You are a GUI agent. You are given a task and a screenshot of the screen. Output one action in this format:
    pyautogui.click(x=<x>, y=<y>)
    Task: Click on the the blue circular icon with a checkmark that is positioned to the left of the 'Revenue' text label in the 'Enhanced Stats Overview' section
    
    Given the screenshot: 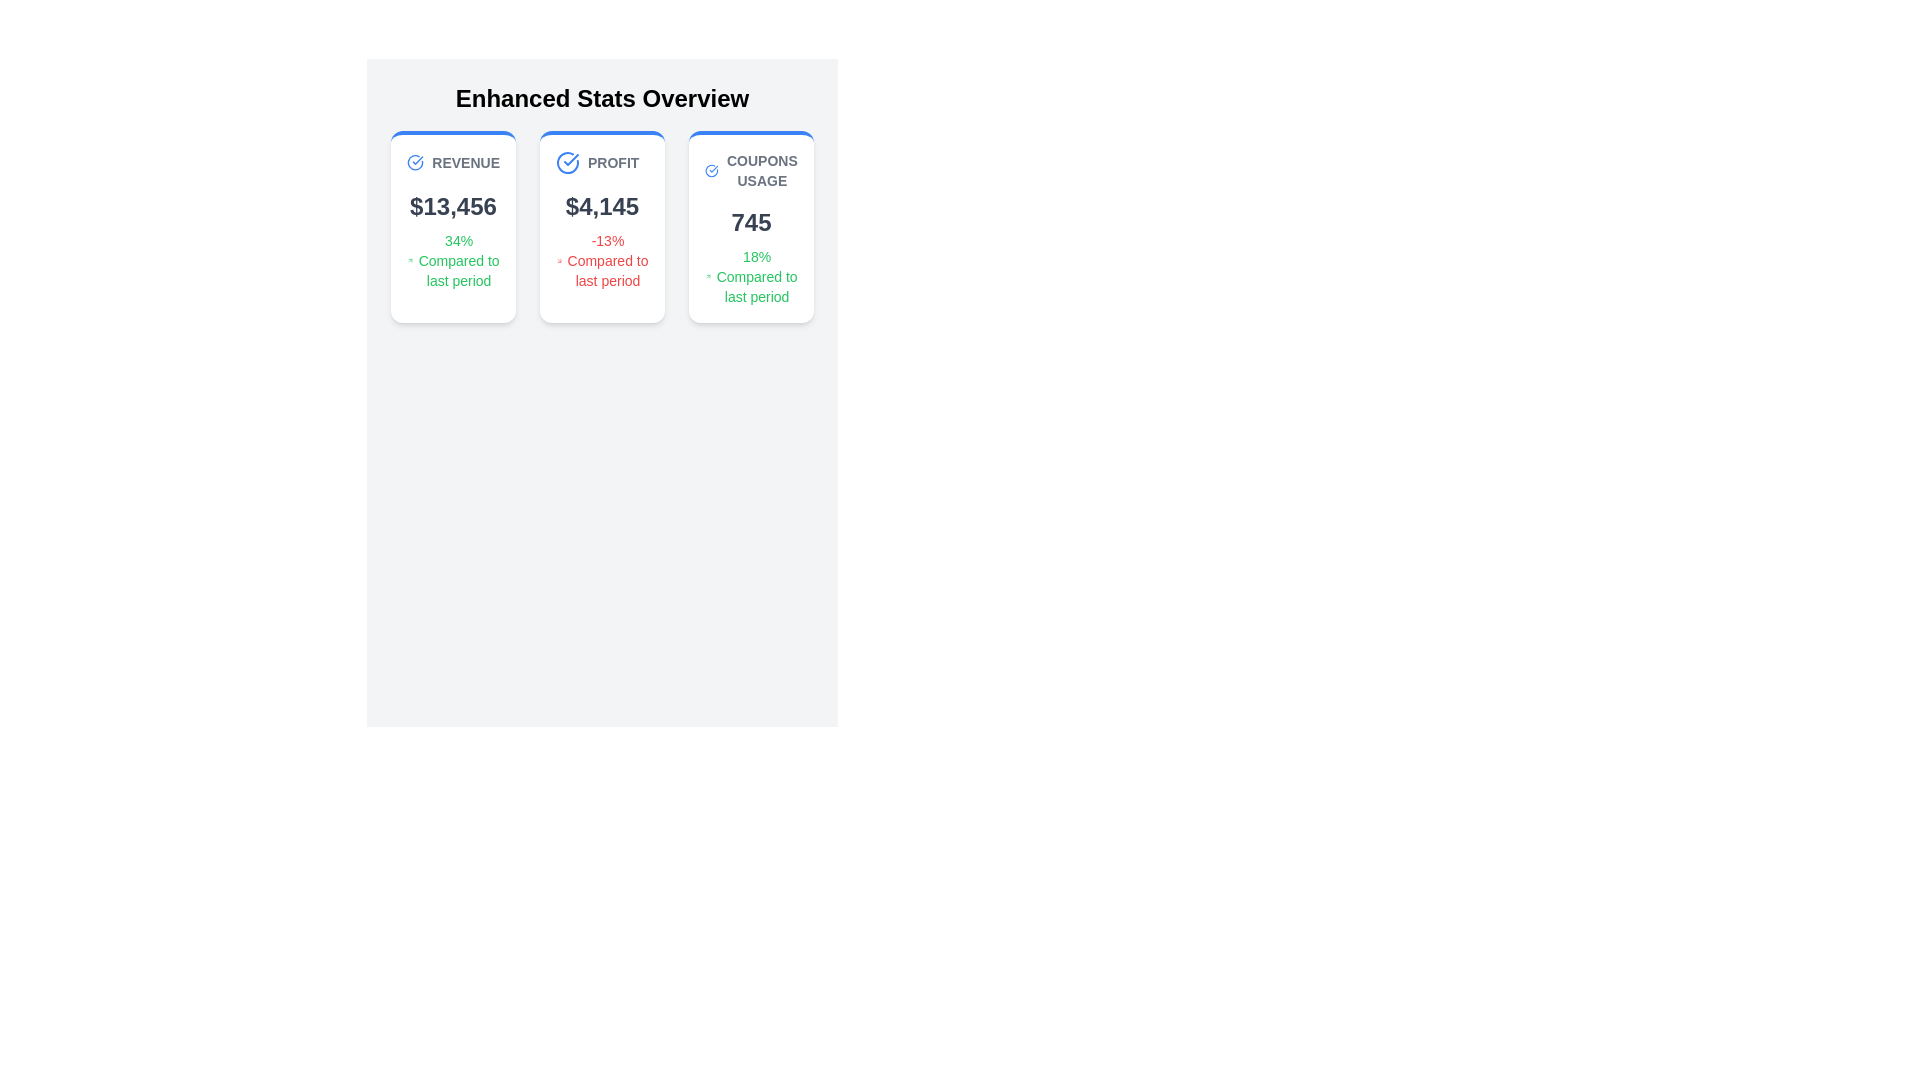 What is the action you would take?
    pyautogui.click(x=414, y=161)
    